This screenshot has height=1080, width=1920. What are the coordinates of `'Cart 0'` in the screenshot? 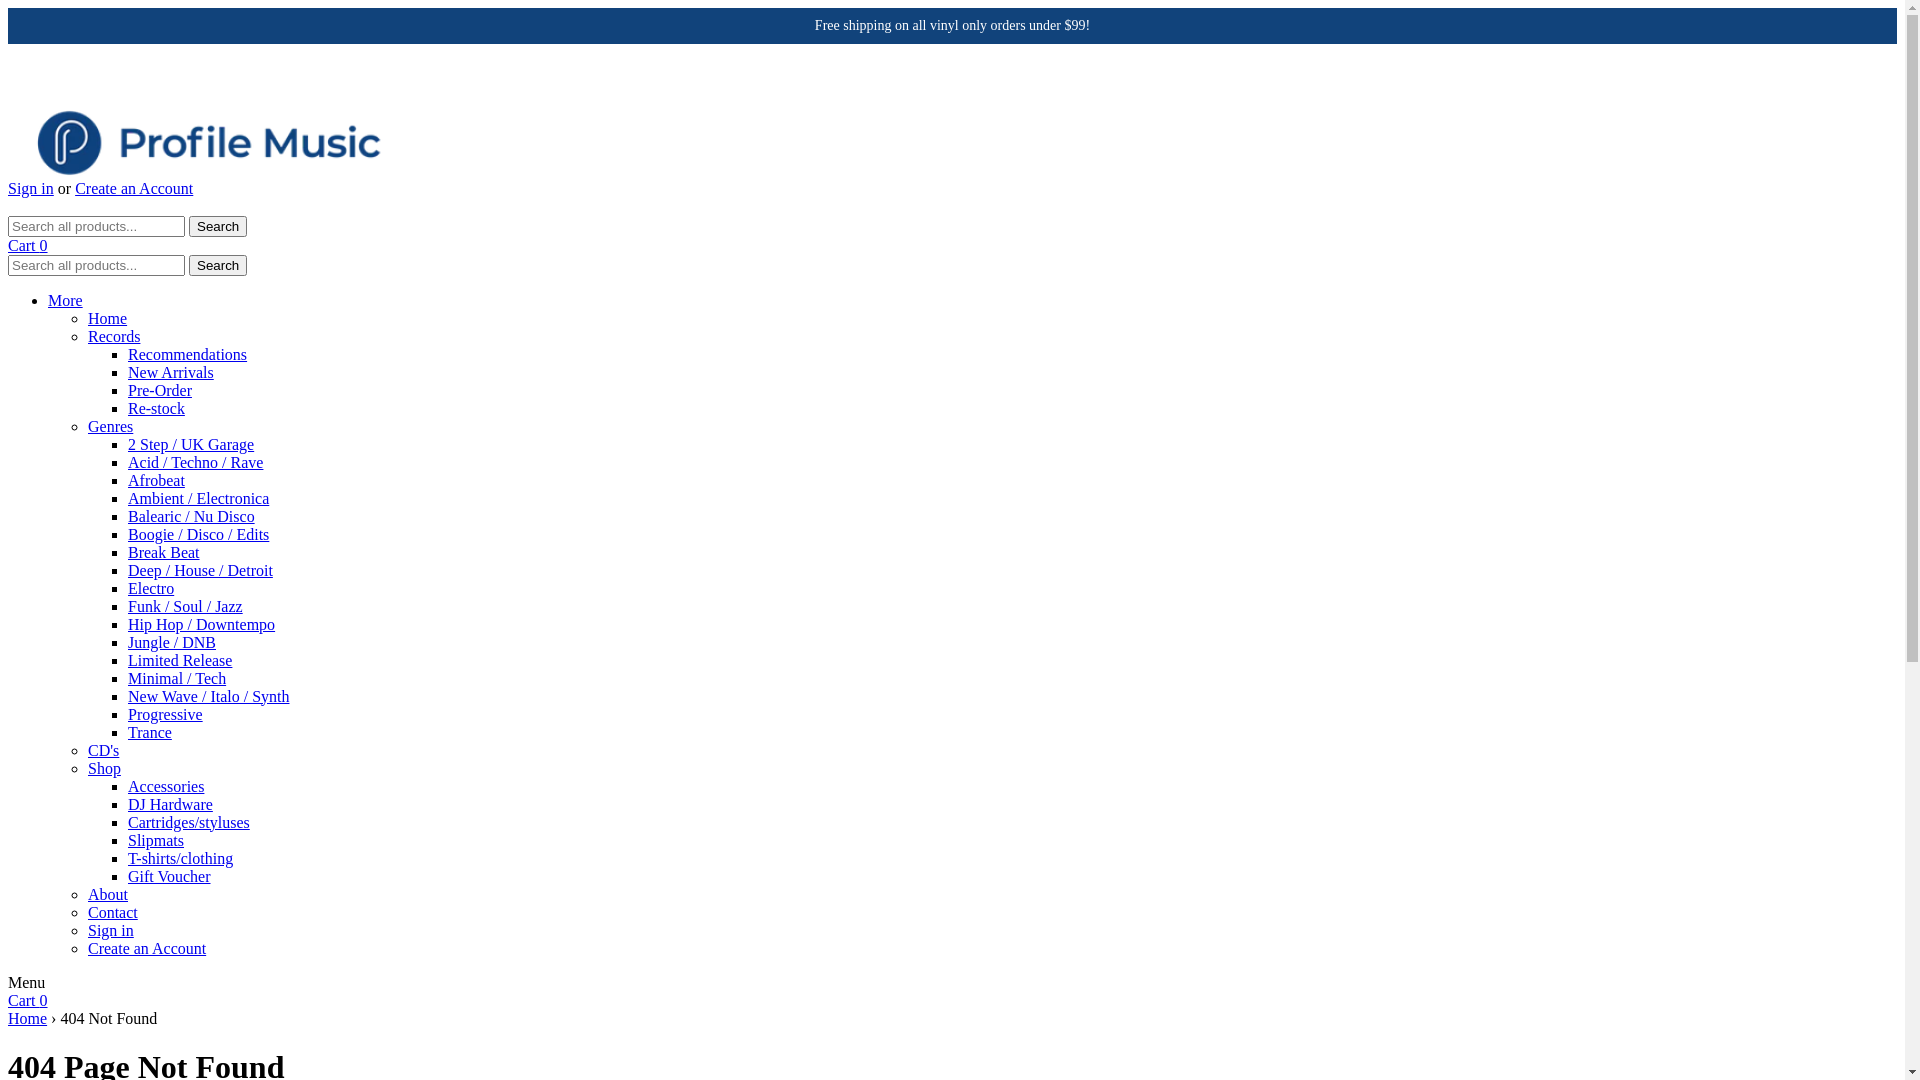 It's located at (28, 244).